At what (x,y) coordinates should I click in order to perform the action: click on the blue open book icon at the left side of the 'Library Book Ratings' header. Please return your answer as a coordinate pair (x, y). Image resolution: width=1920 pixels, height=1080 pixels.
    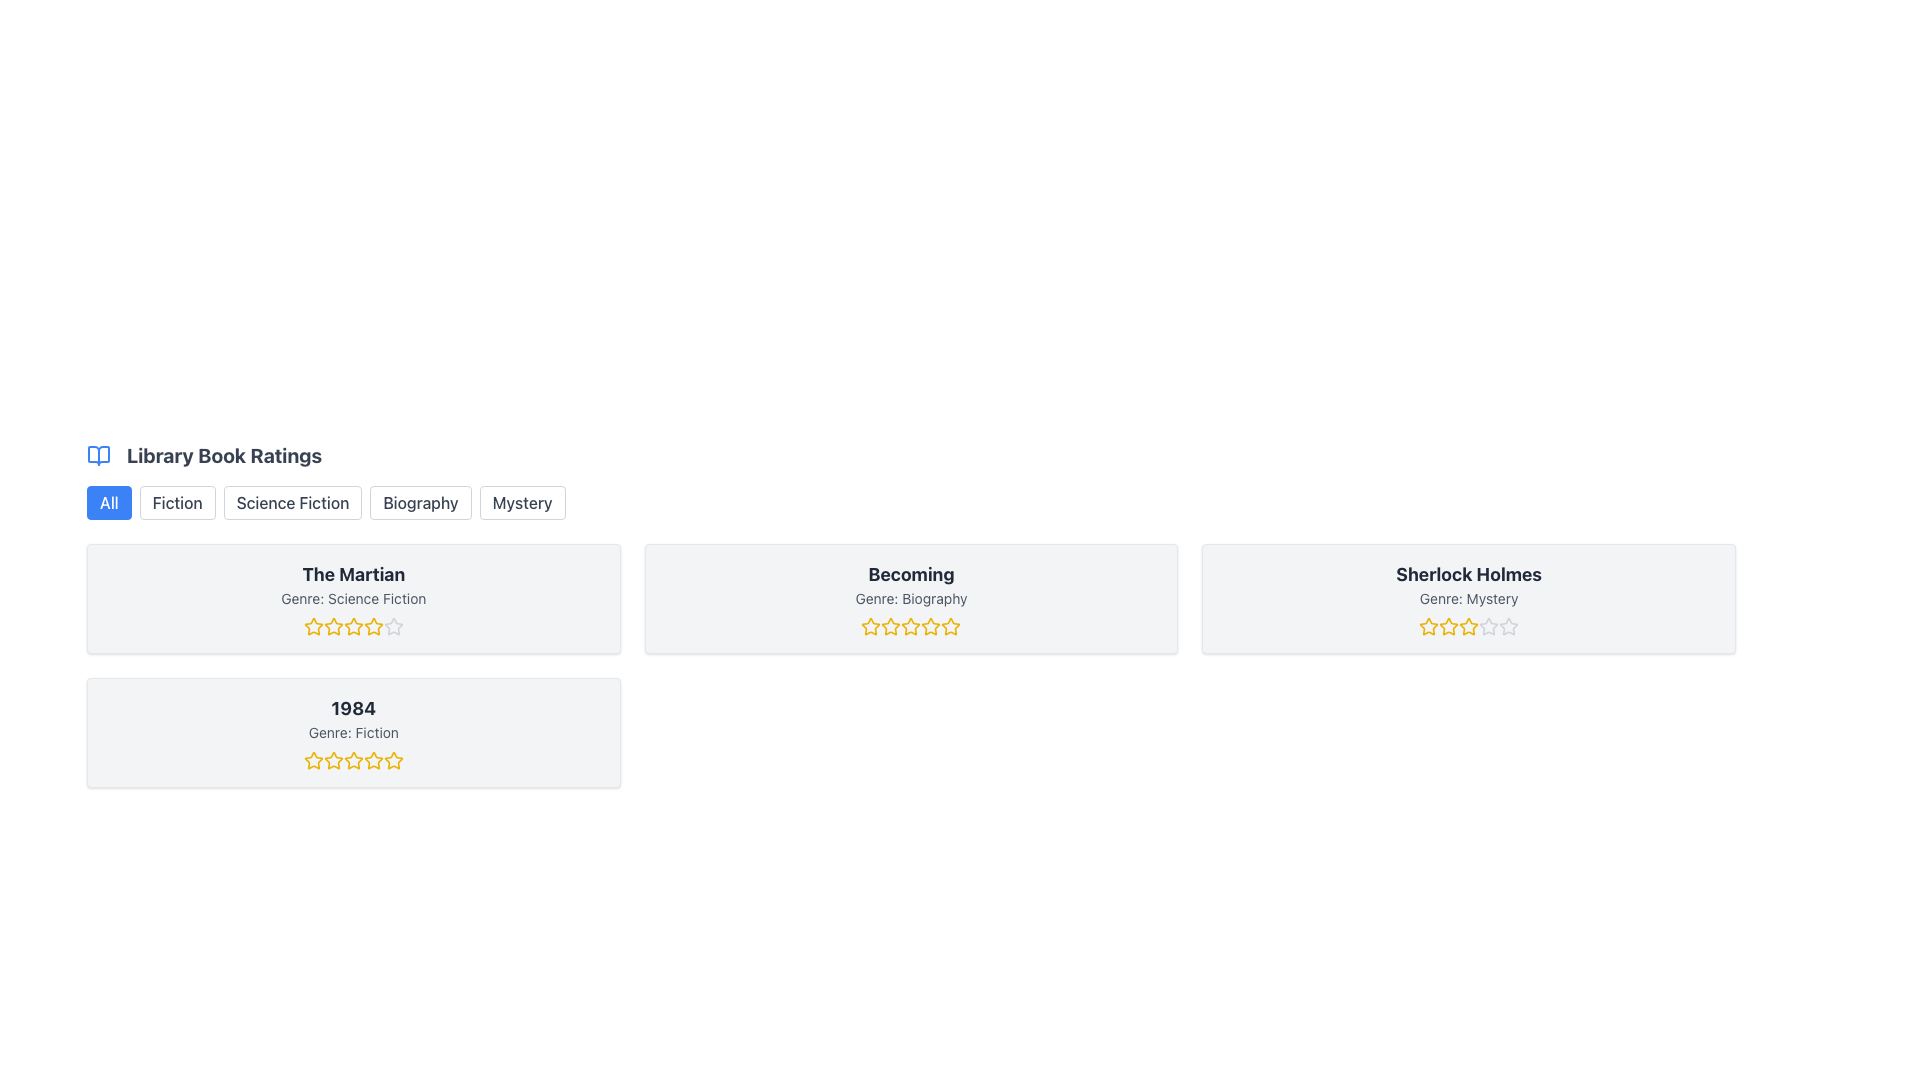
    Looking at the image, I should click on (98, 455).